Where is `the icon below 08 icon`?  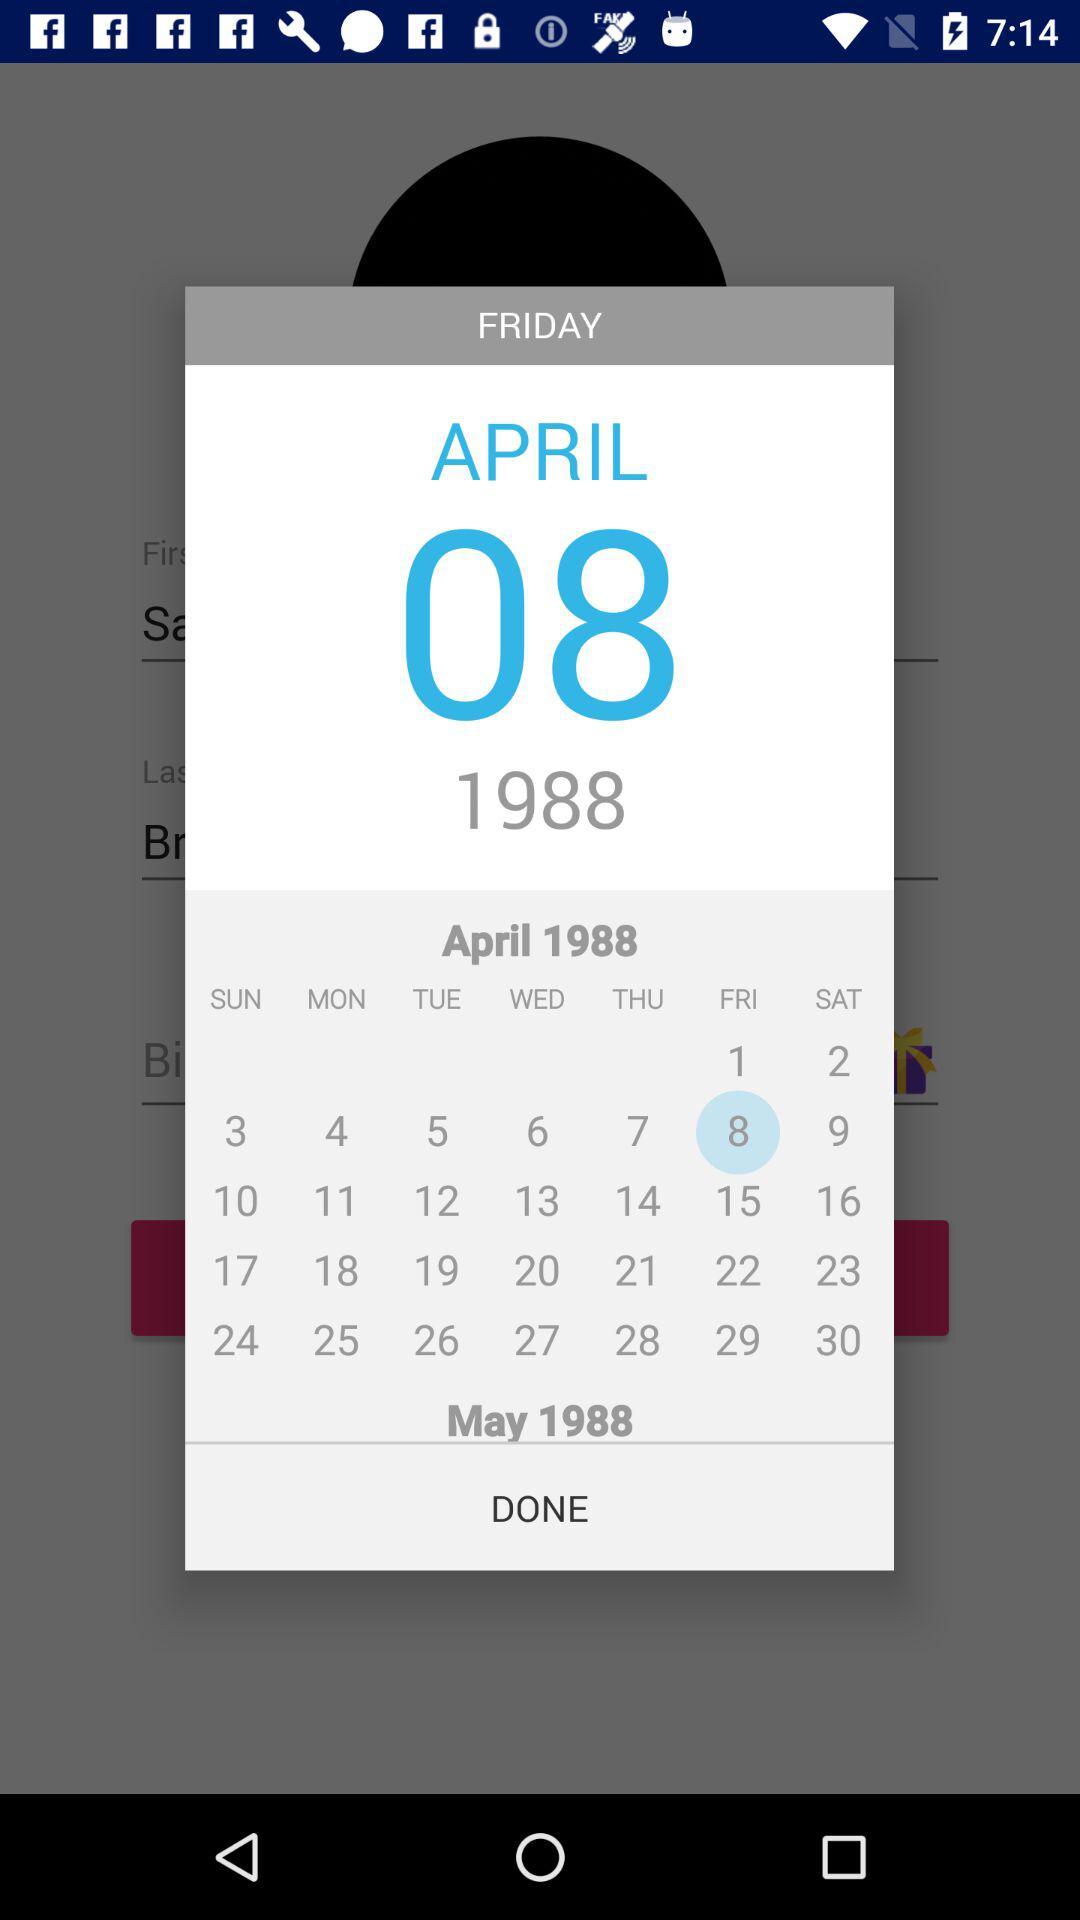 the icon below 08 icon is located at coordinates (538, 802).